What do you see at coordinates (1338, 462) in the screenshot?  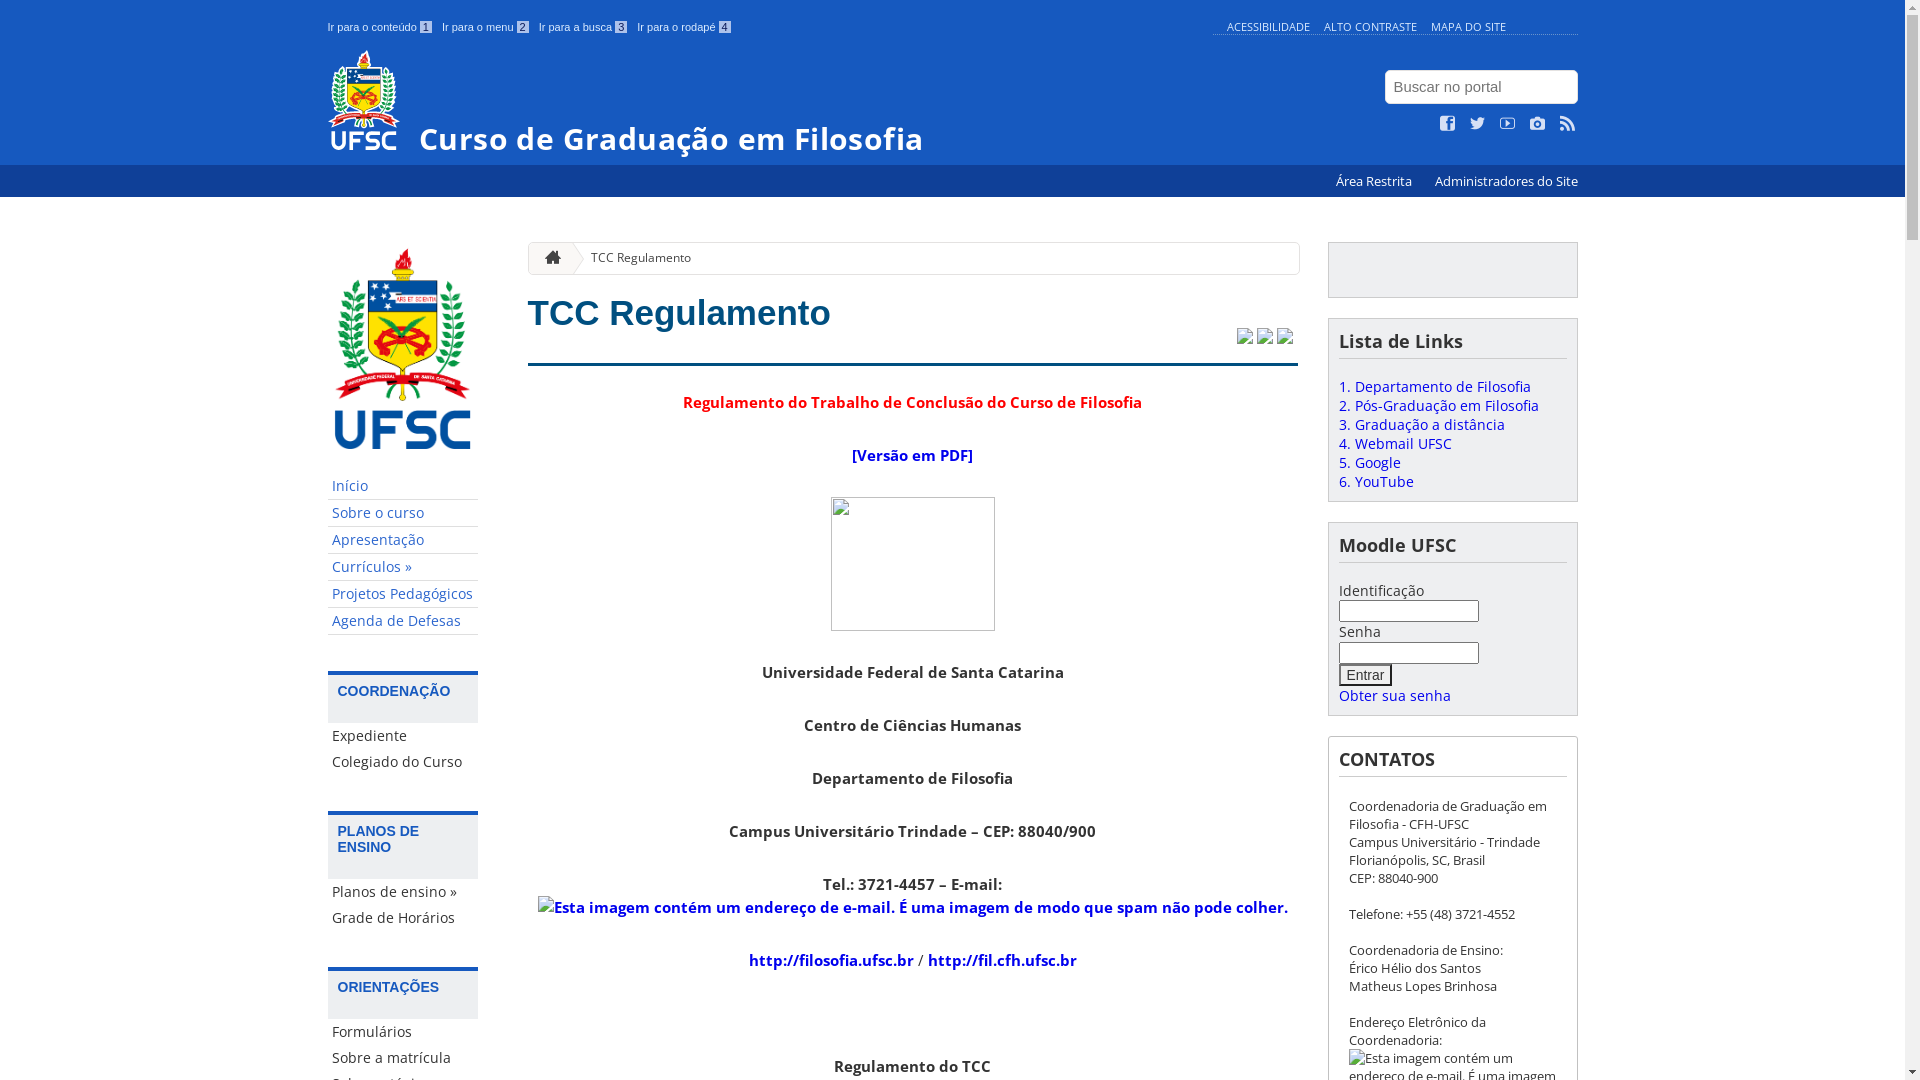 I see `'5. Google'` at bounding box center [1338, 462].